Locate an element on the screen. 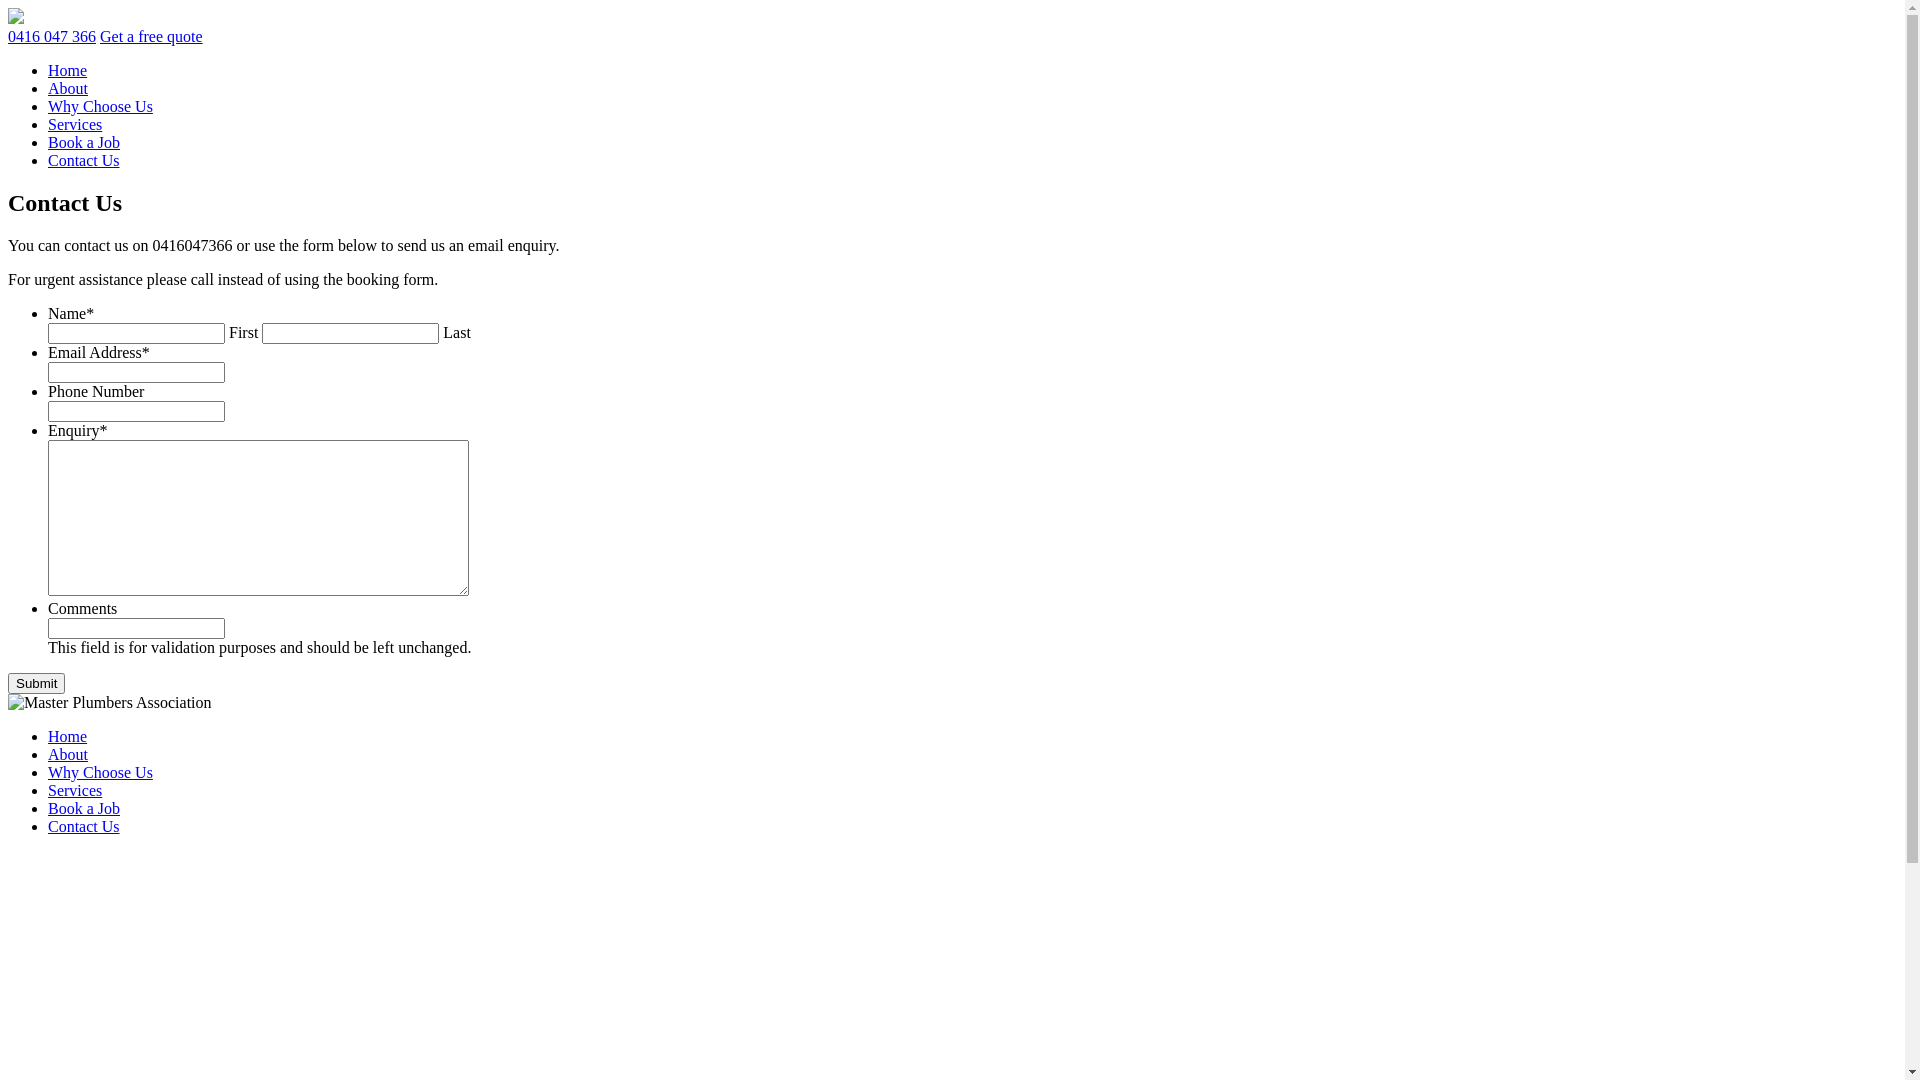  'Book a Job' is located at coordinates (48, 141).